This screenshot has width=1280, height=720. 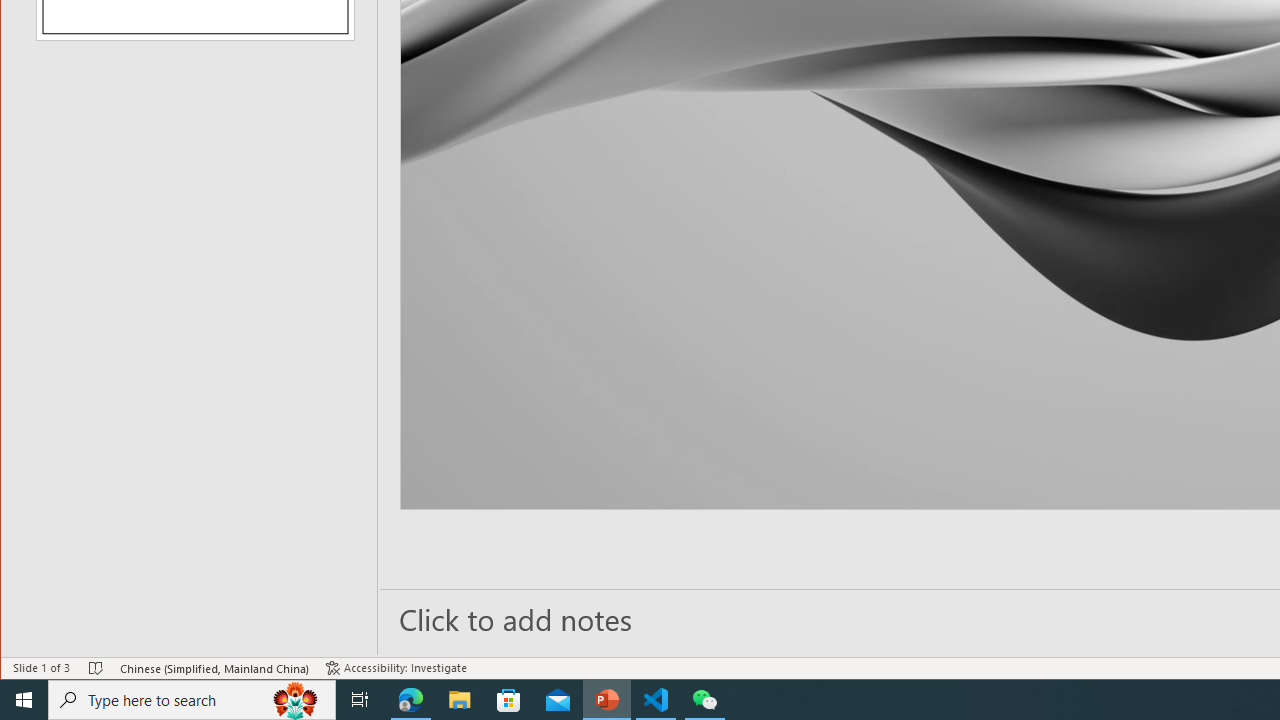 I want to click on 'Start', so click(x=24, y=698).